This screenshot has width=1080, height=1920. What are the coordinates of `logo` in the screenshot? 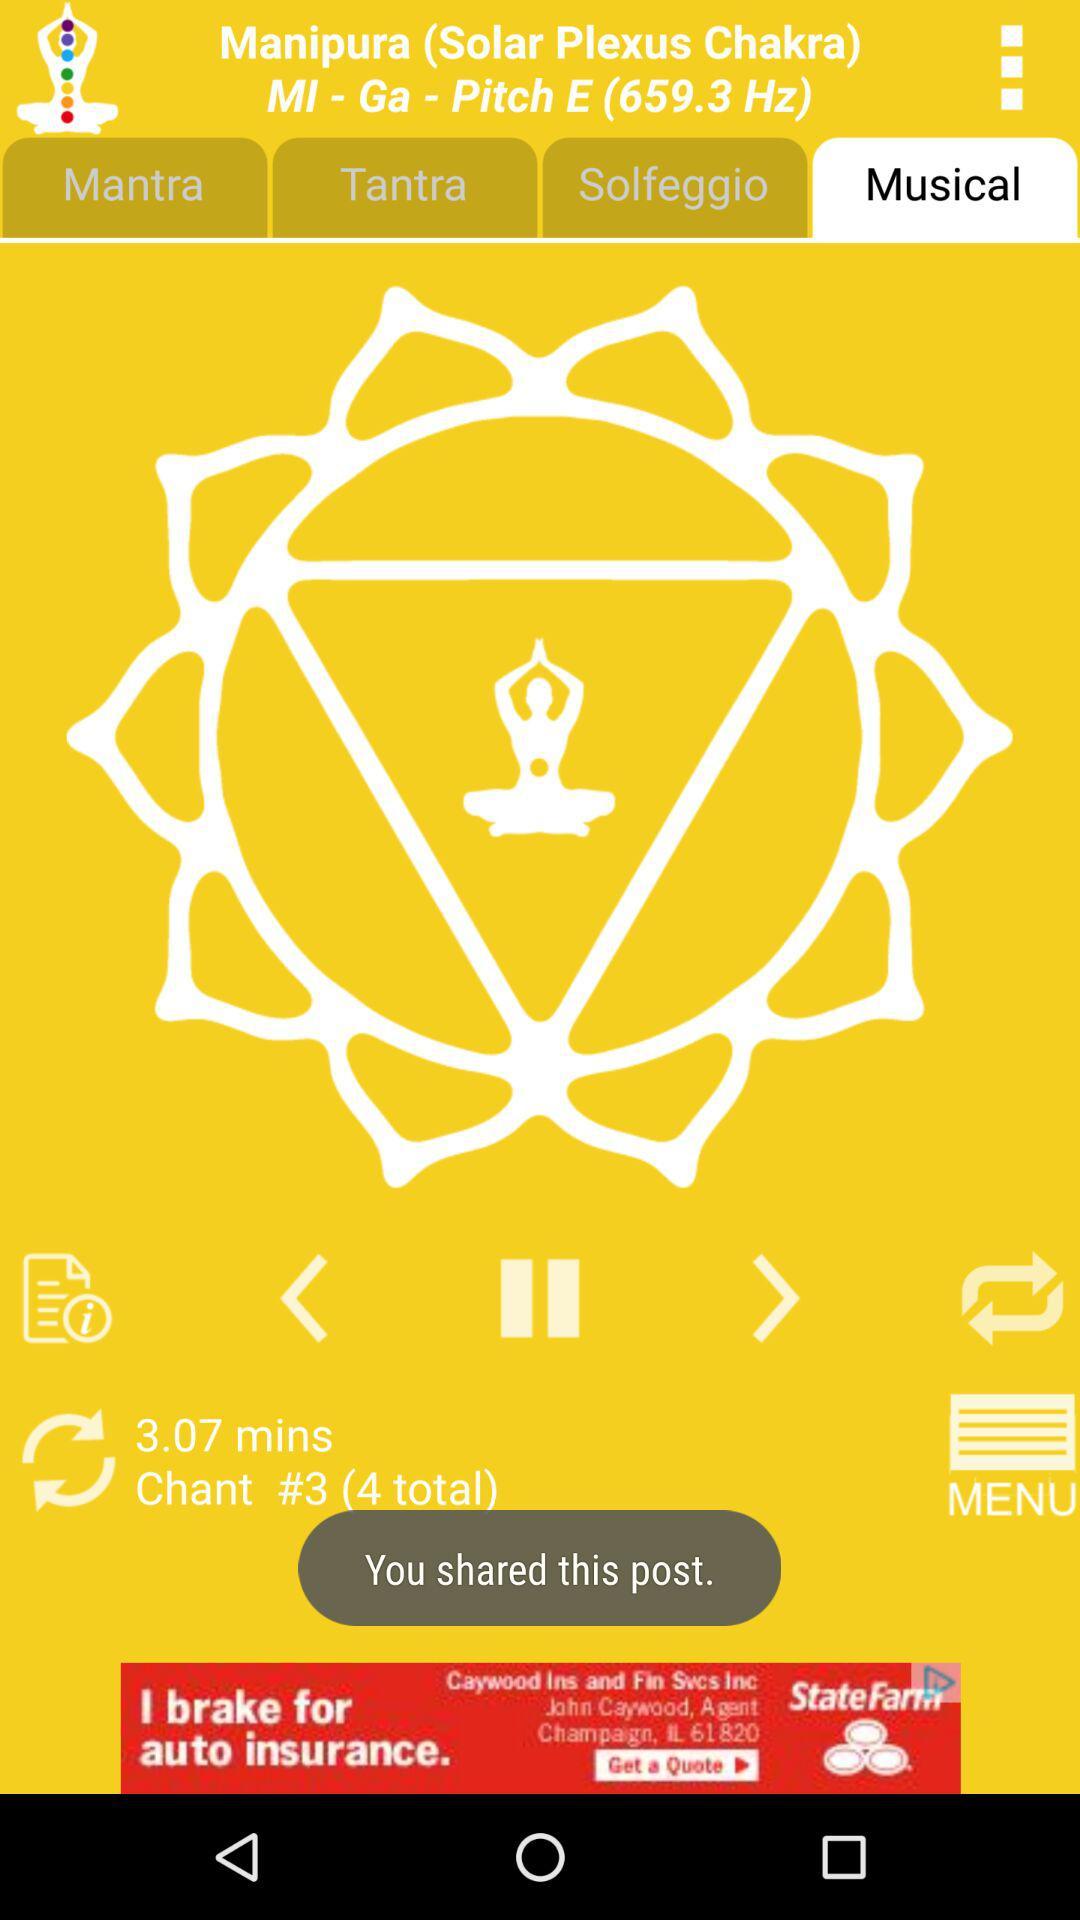 It's located at (538, 735).